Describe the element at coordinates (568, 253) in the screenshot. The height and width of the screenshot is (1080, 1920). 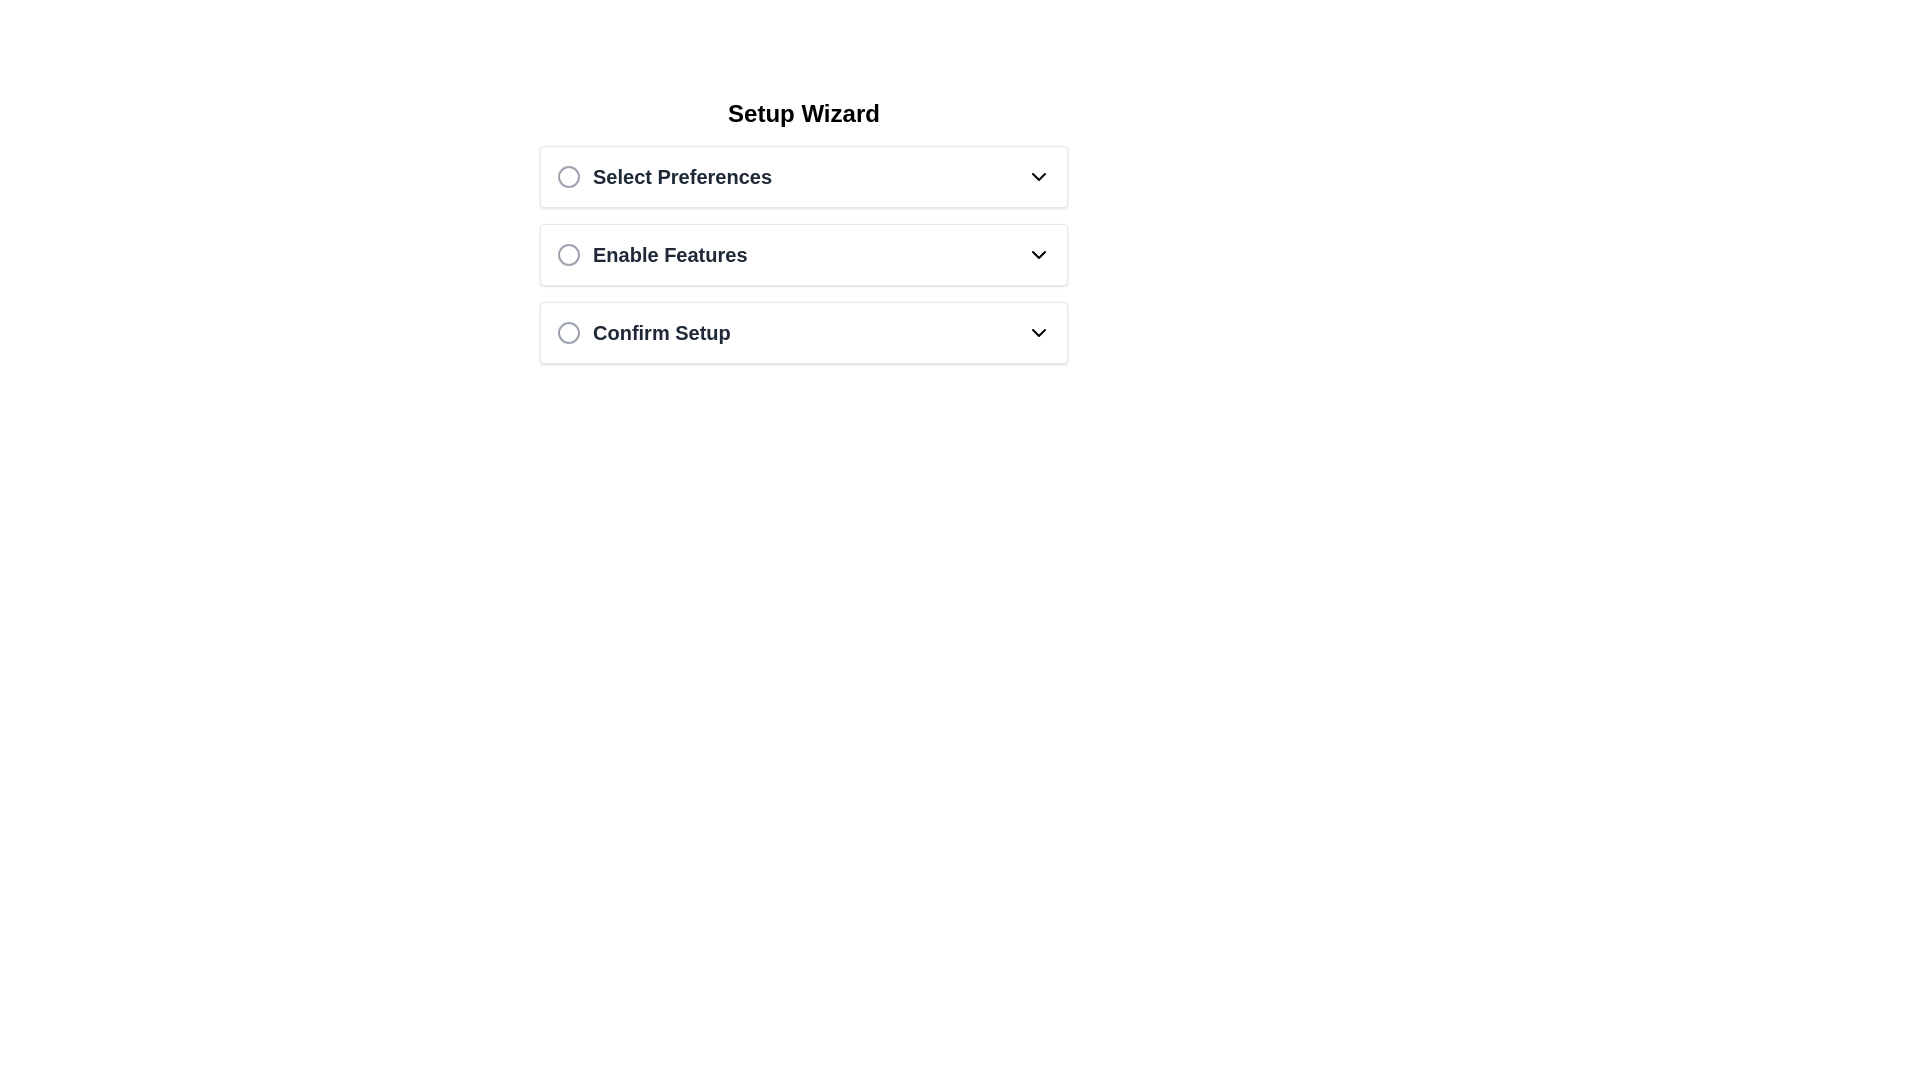
I see `the unselected radio button to the left of the 'Enable Features' text in the second row of the vertical list layout` at that location.